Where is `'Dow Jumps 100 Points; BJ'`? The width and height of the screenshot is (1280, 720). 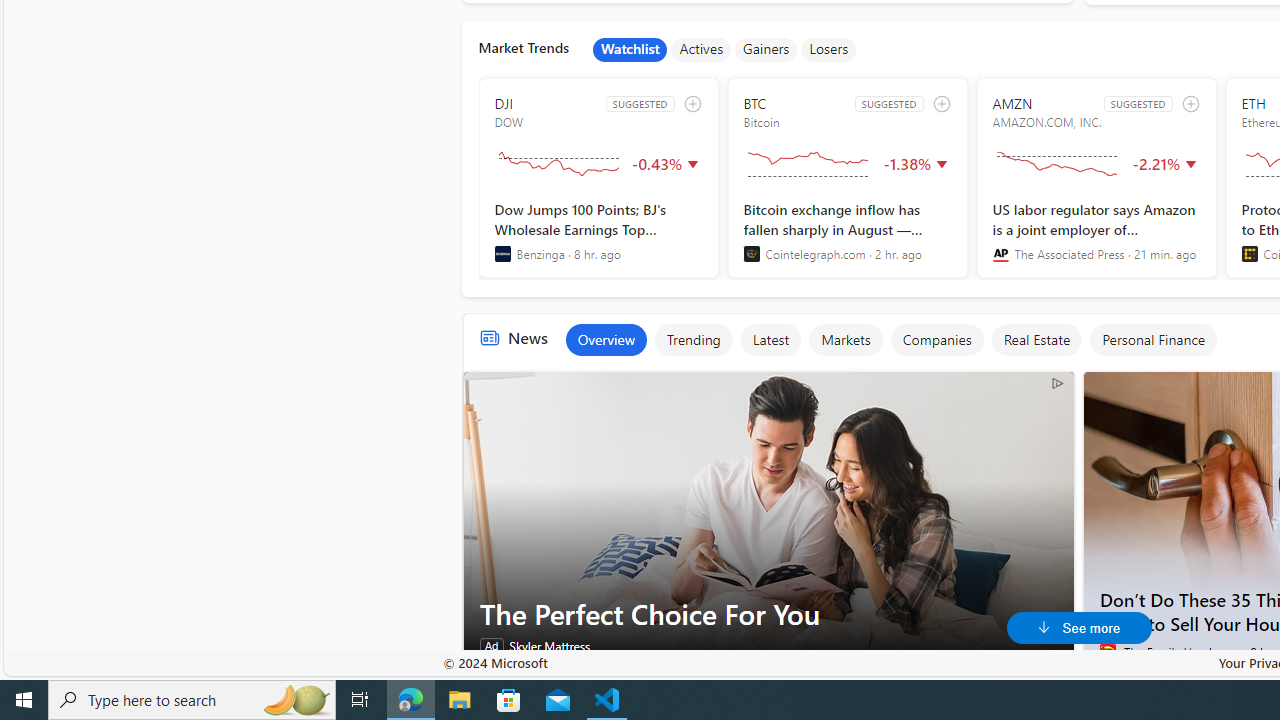 'Dow Jumps 100 Points; BJ' is located at coordinates (597, 230).